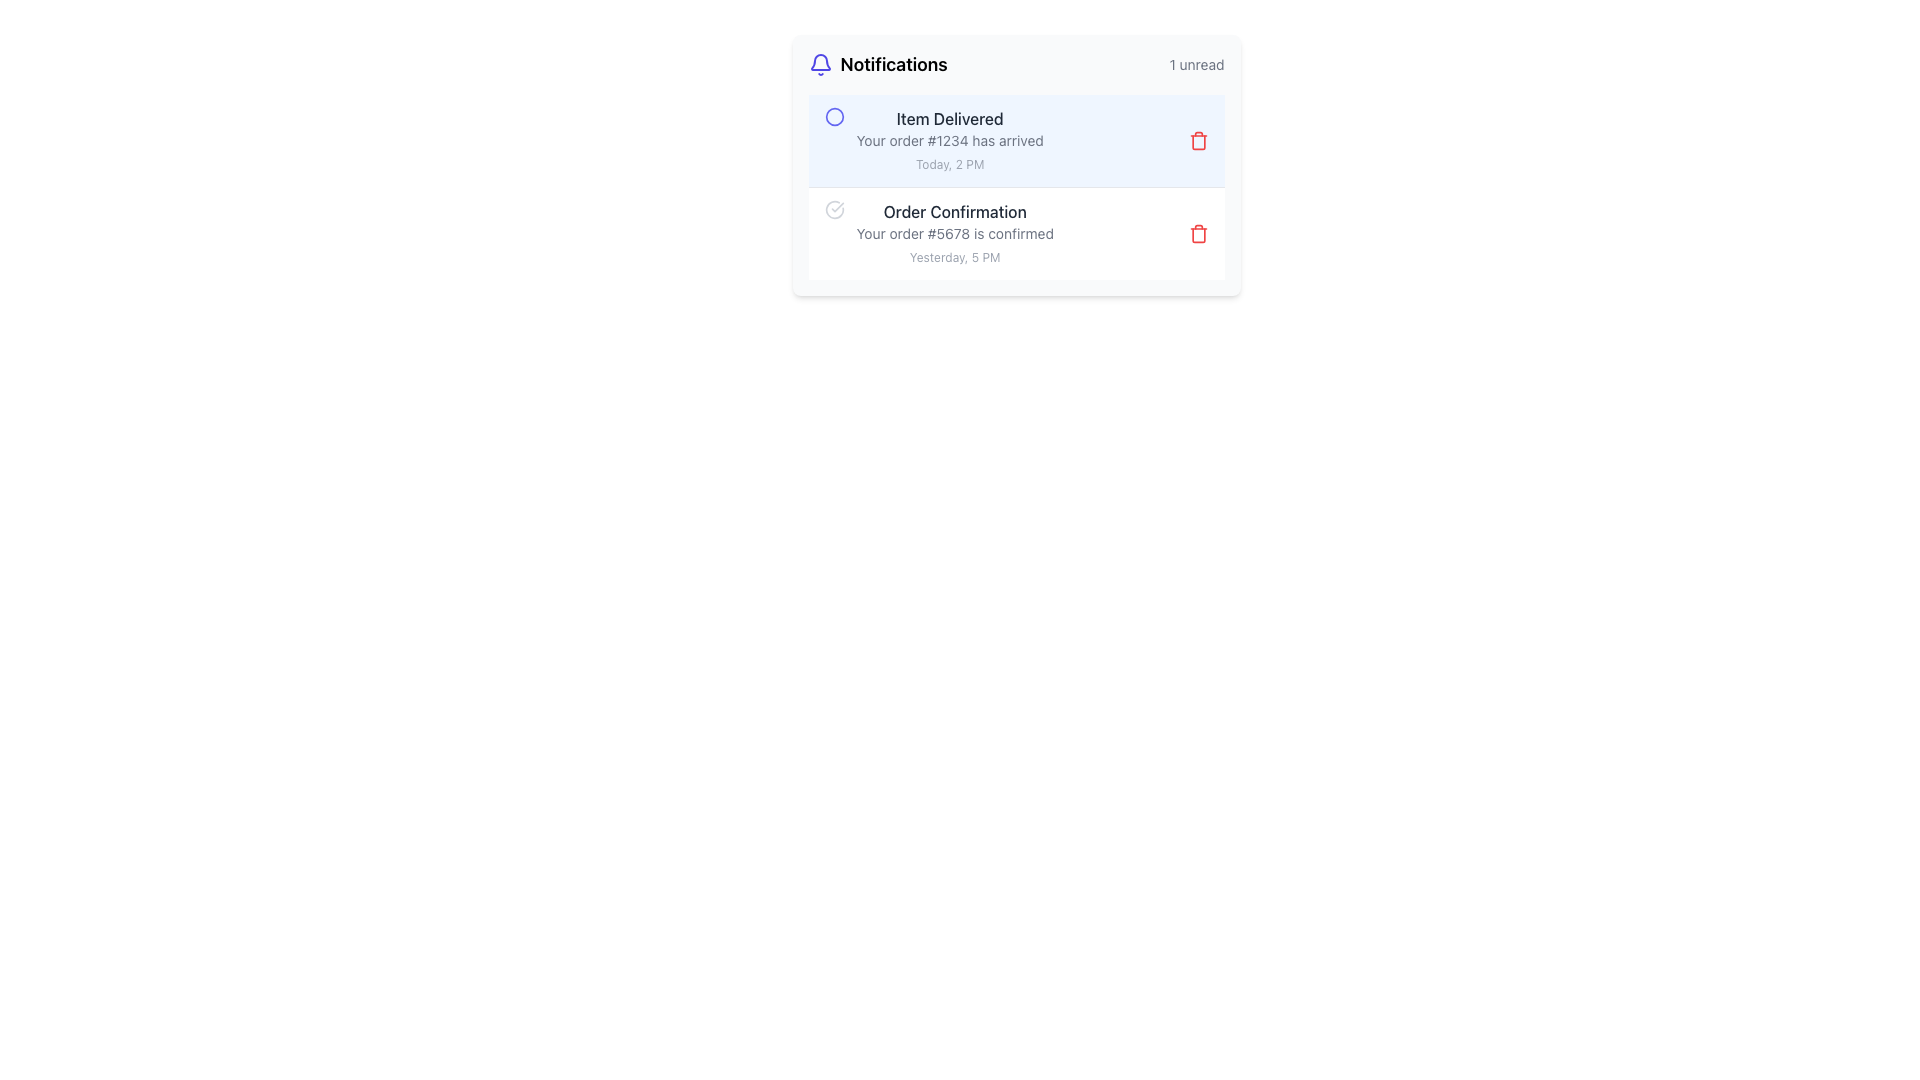  What do you see at coordinates (834, 116) in the screenshot?
I see `the vector graphic circle element that serves as a visual indicator for the first notification` at bounding box center [834, 116].